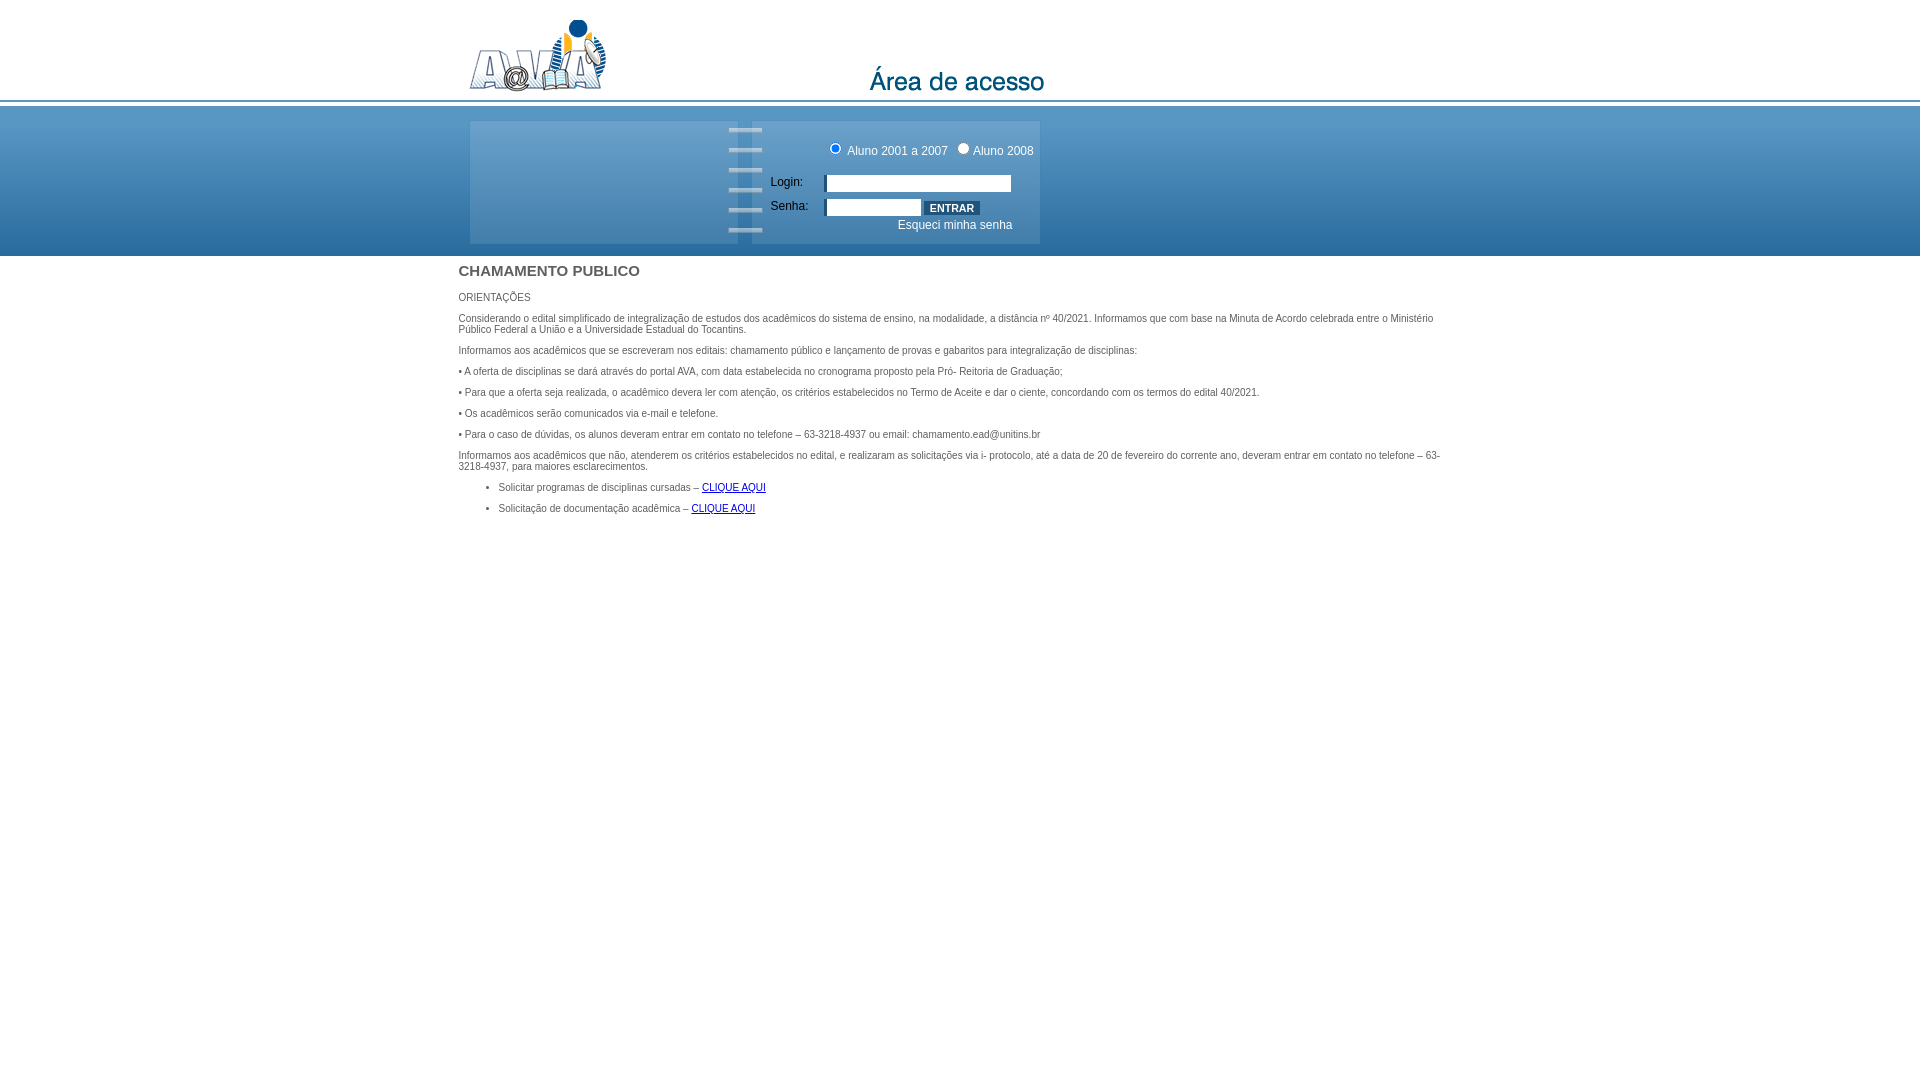  Describe the element at coordinates (955, 147) in the screenshot. I see `'2'` at that location.